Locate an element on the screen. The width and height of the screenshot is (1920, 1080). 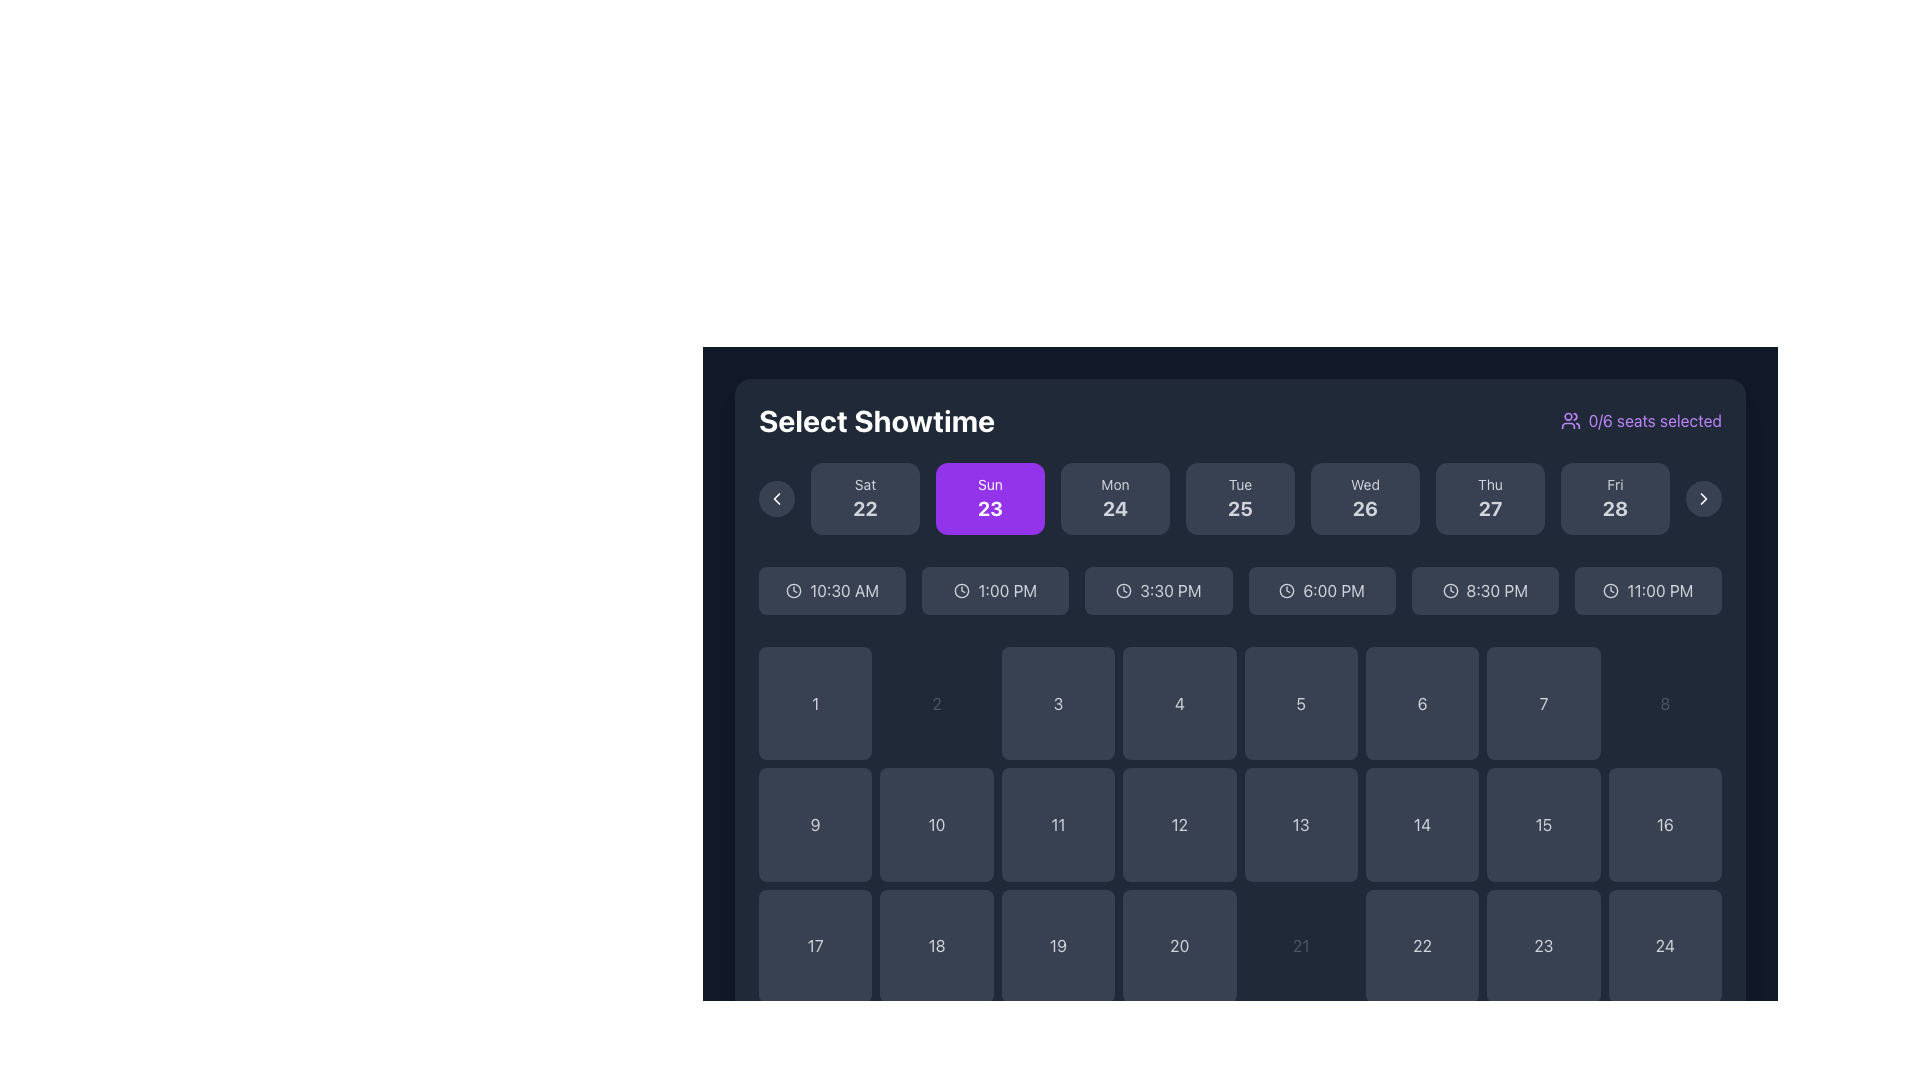
the circular gray clock icon located to the left of the time text displaying '1:00 PM' is located at coordinates (962, 589).